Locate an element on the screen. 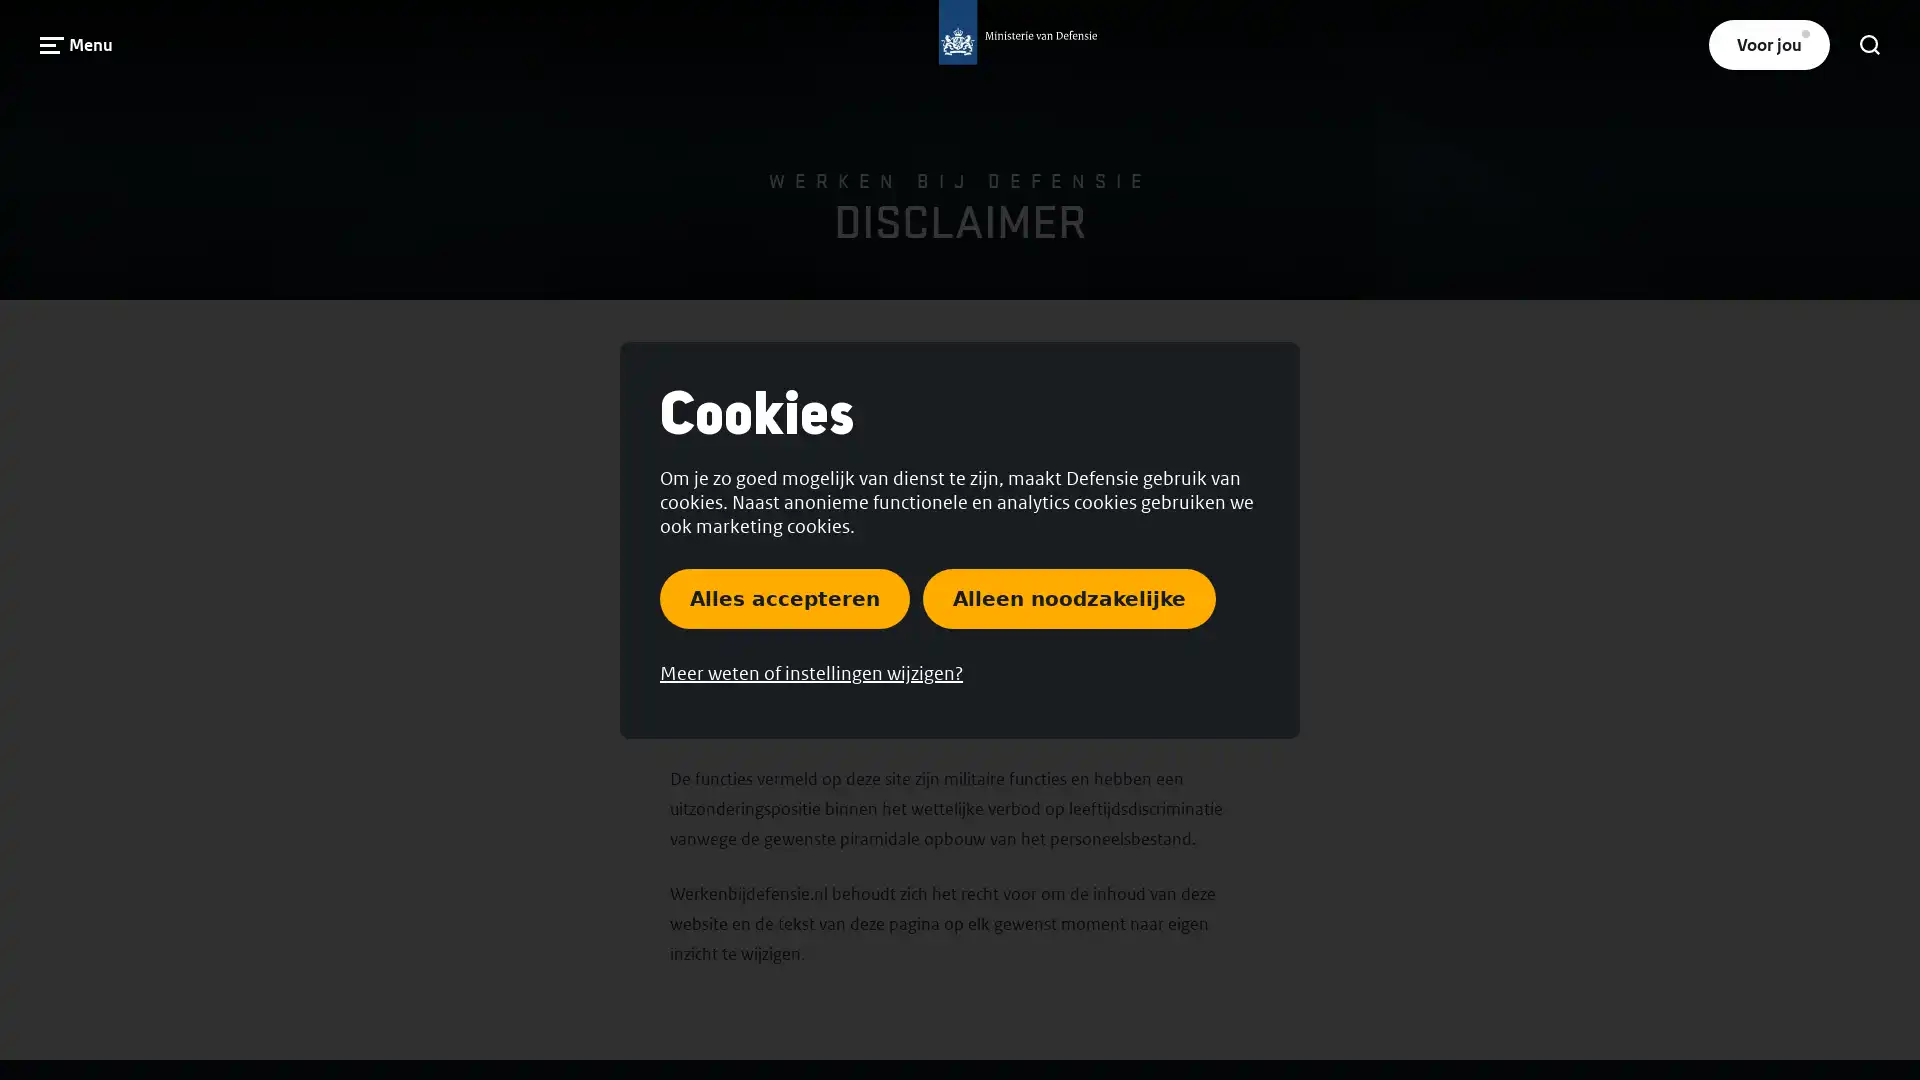 The height and width of the screenshot is (1080, 1920). Zoeken openen is located at coordinates (1869, 45).